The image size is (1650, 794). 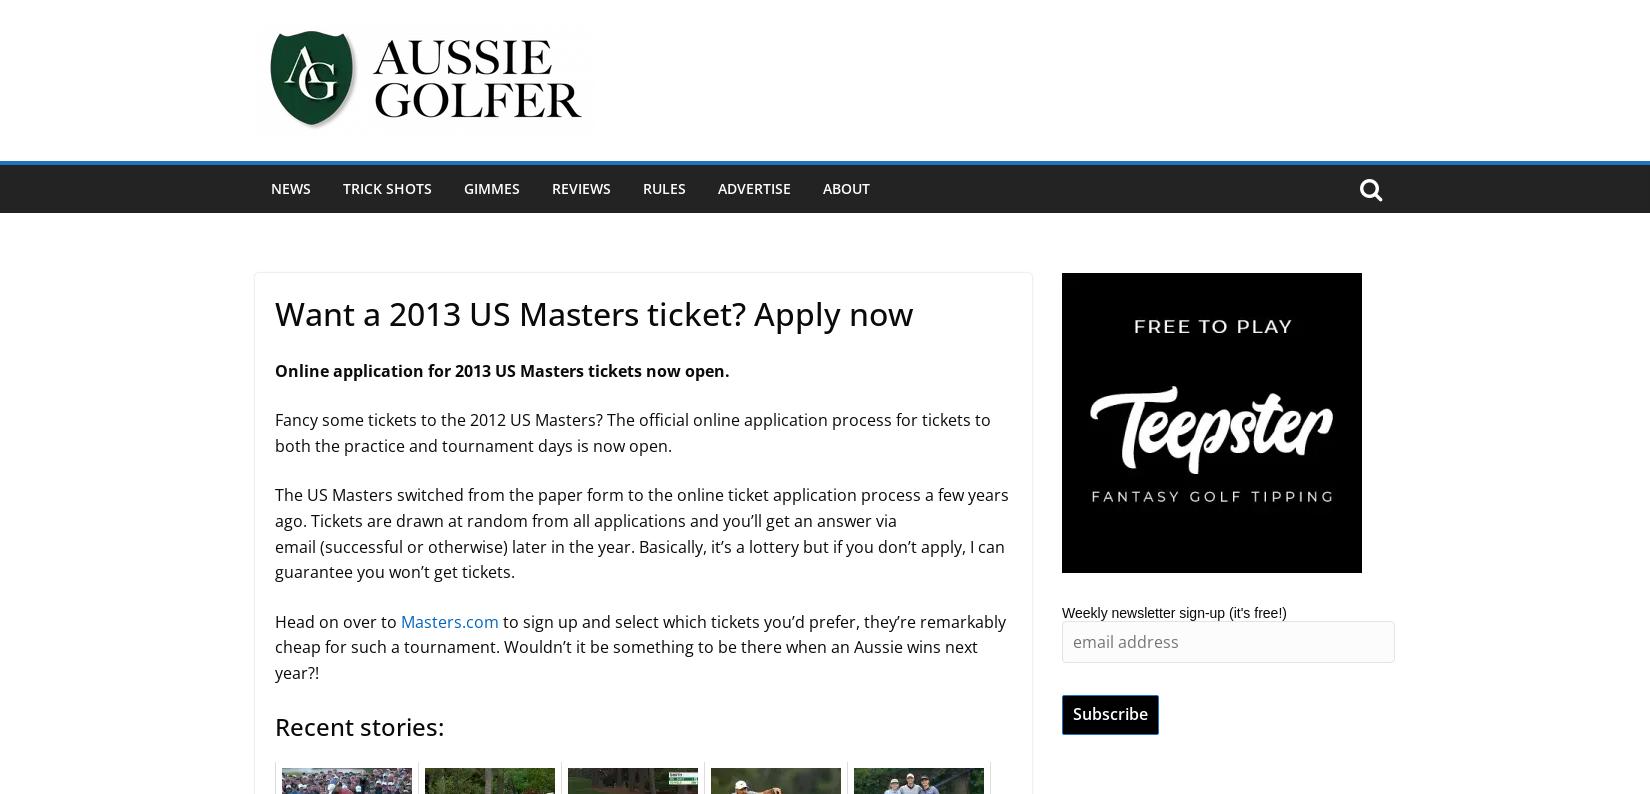 What do you see at coordinates (275, 645) in the screenshot?
I see `'to sign up and select which tickets you’d prefer, they’re remarkably cheap for such a tournament. Wouldn’t it be something to be there when an Aussie wins next year?!'` at bounding box center [275, 645].